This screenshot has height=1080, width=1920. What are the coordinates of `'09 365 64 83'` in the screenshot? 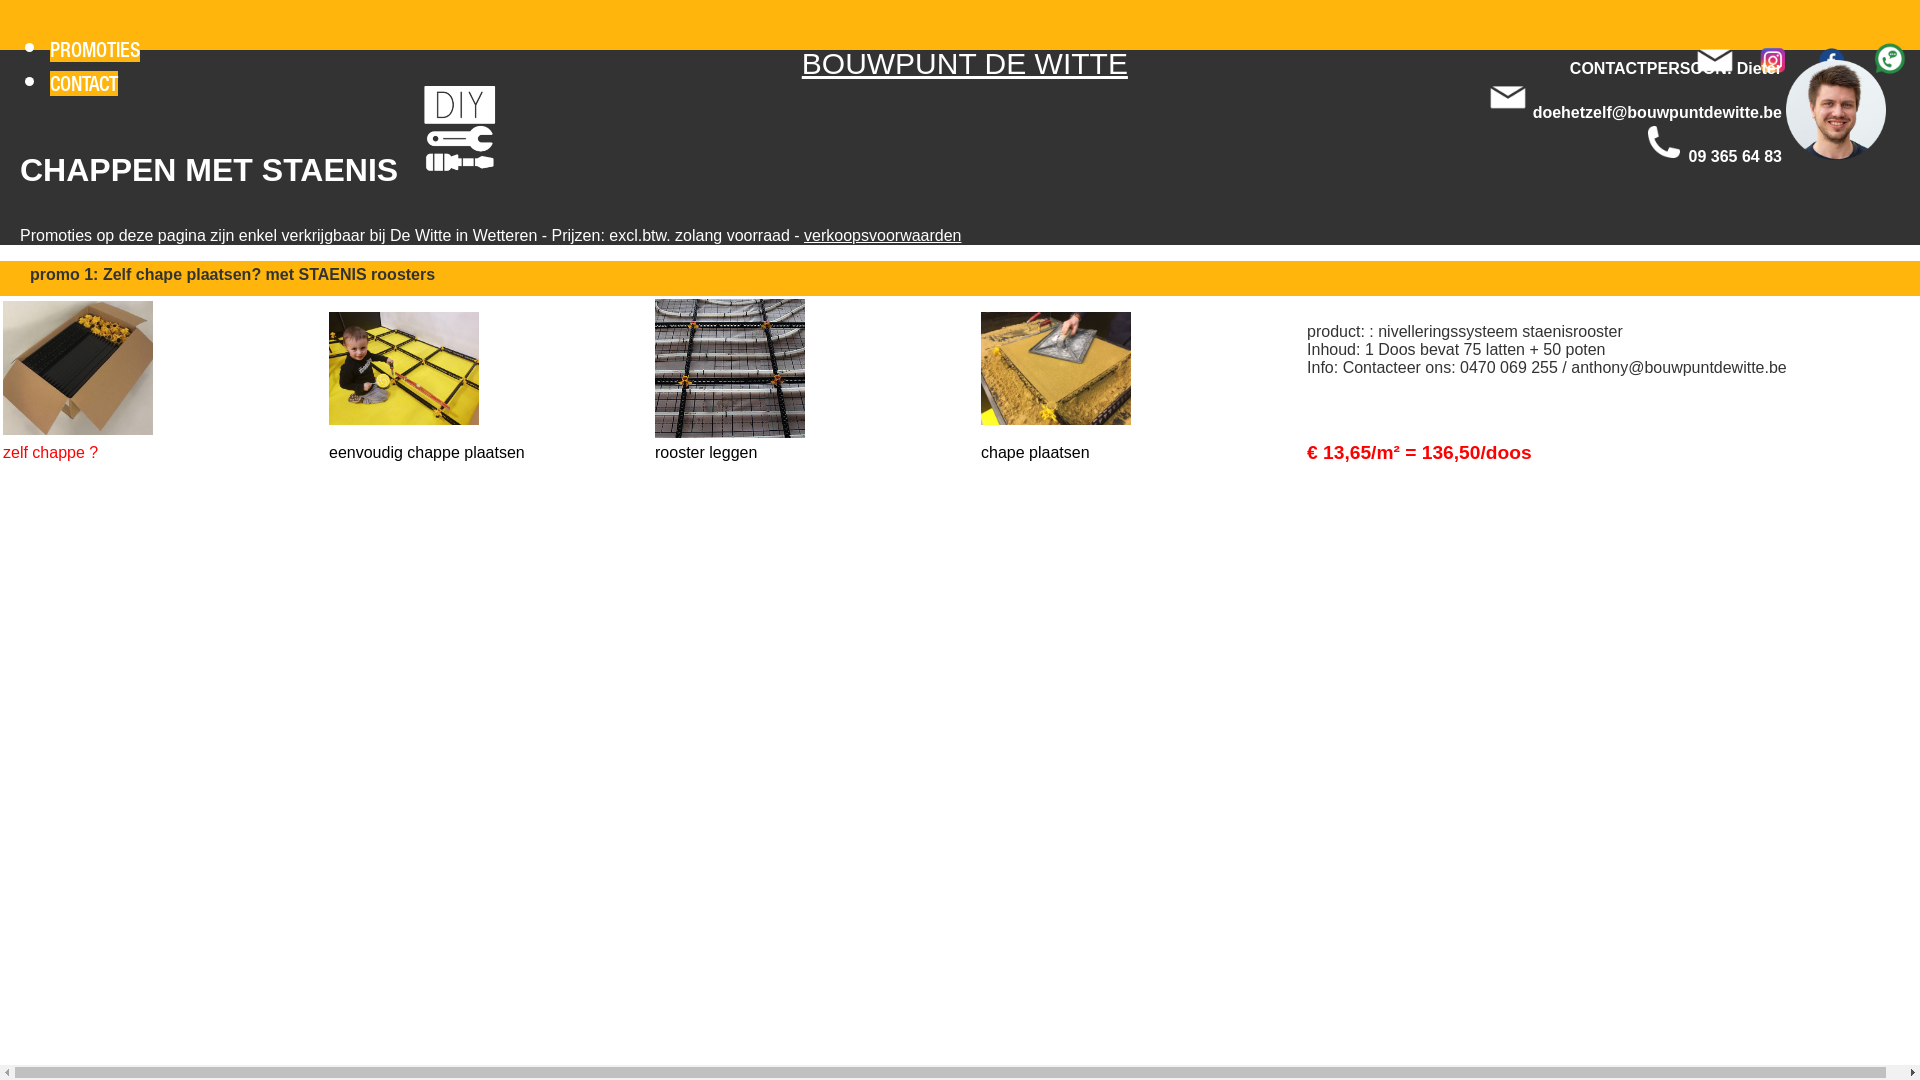 It's located at (1688, 155).